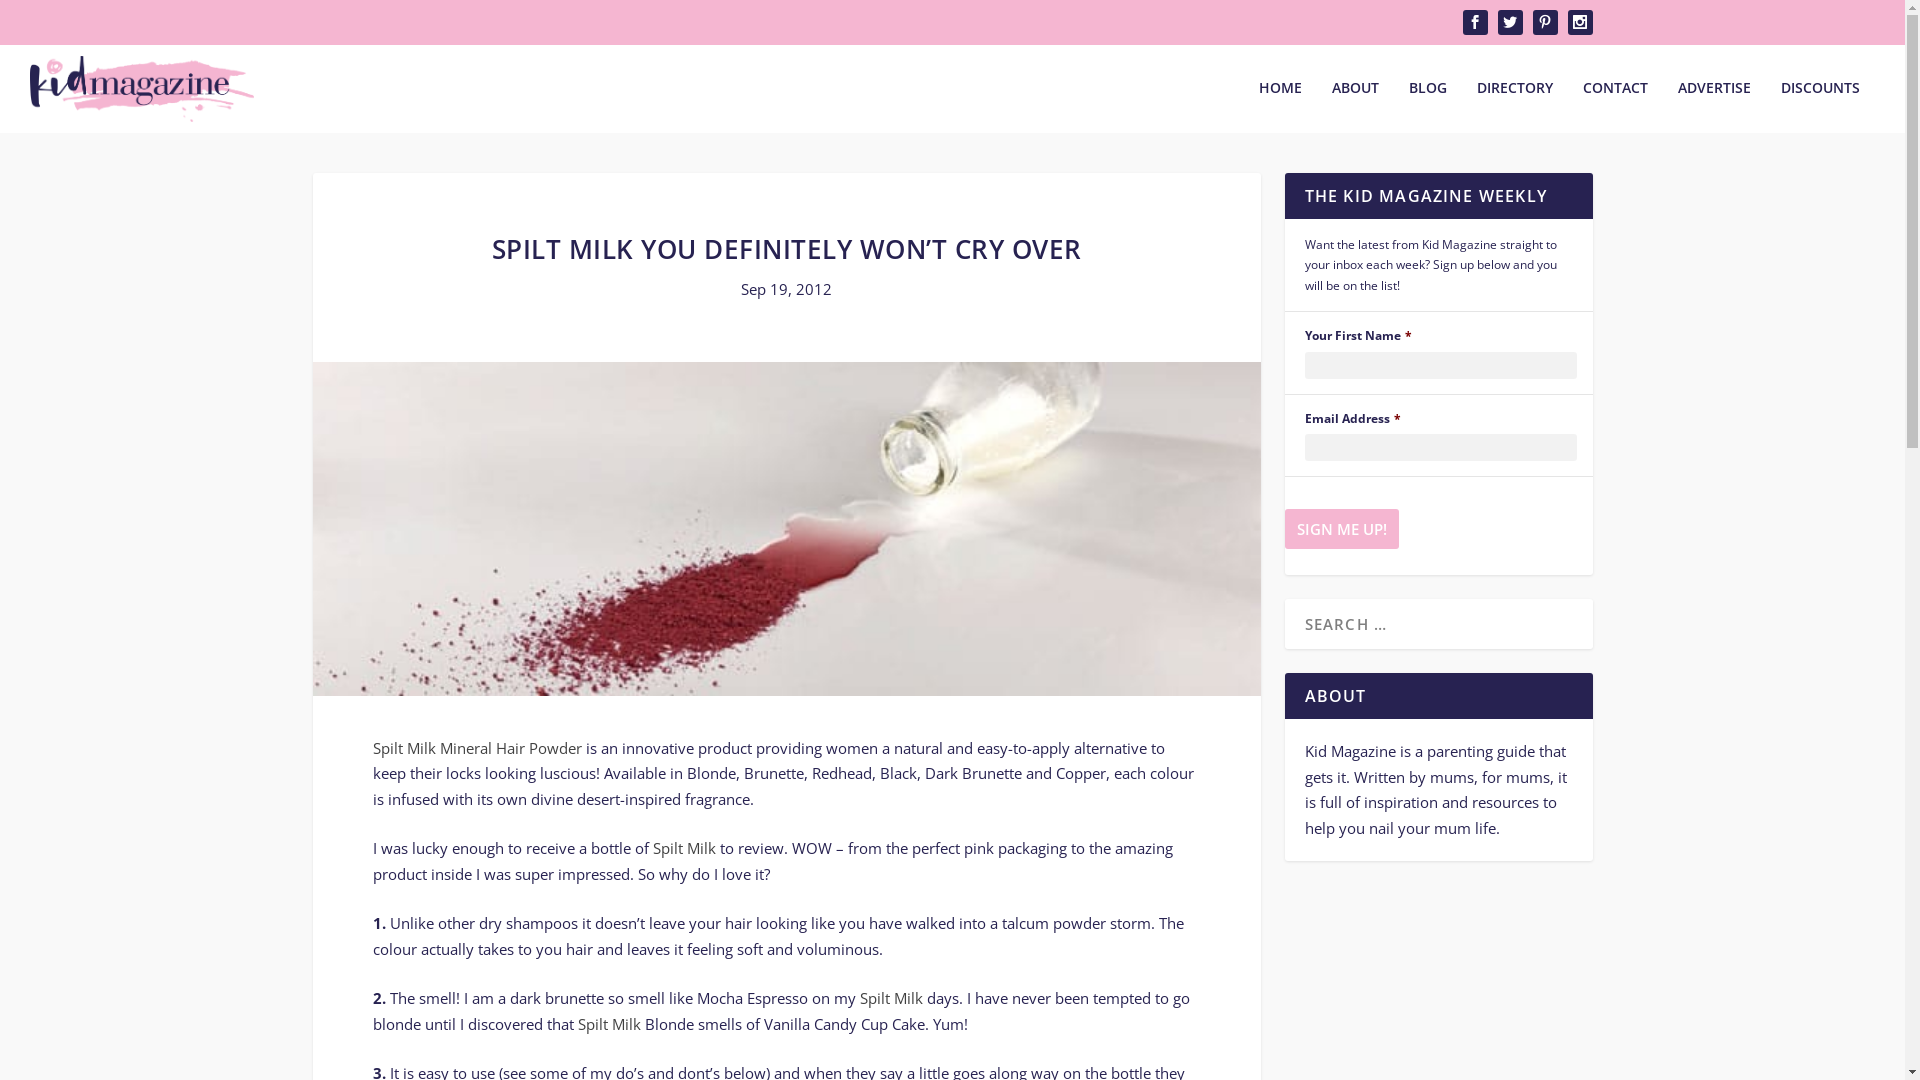 The image size is (1920, 1080). What do you see at coordinates (1340, 527) in the screenshot?
I see `'Sign me up!'` at bounding box center [1340, 527].